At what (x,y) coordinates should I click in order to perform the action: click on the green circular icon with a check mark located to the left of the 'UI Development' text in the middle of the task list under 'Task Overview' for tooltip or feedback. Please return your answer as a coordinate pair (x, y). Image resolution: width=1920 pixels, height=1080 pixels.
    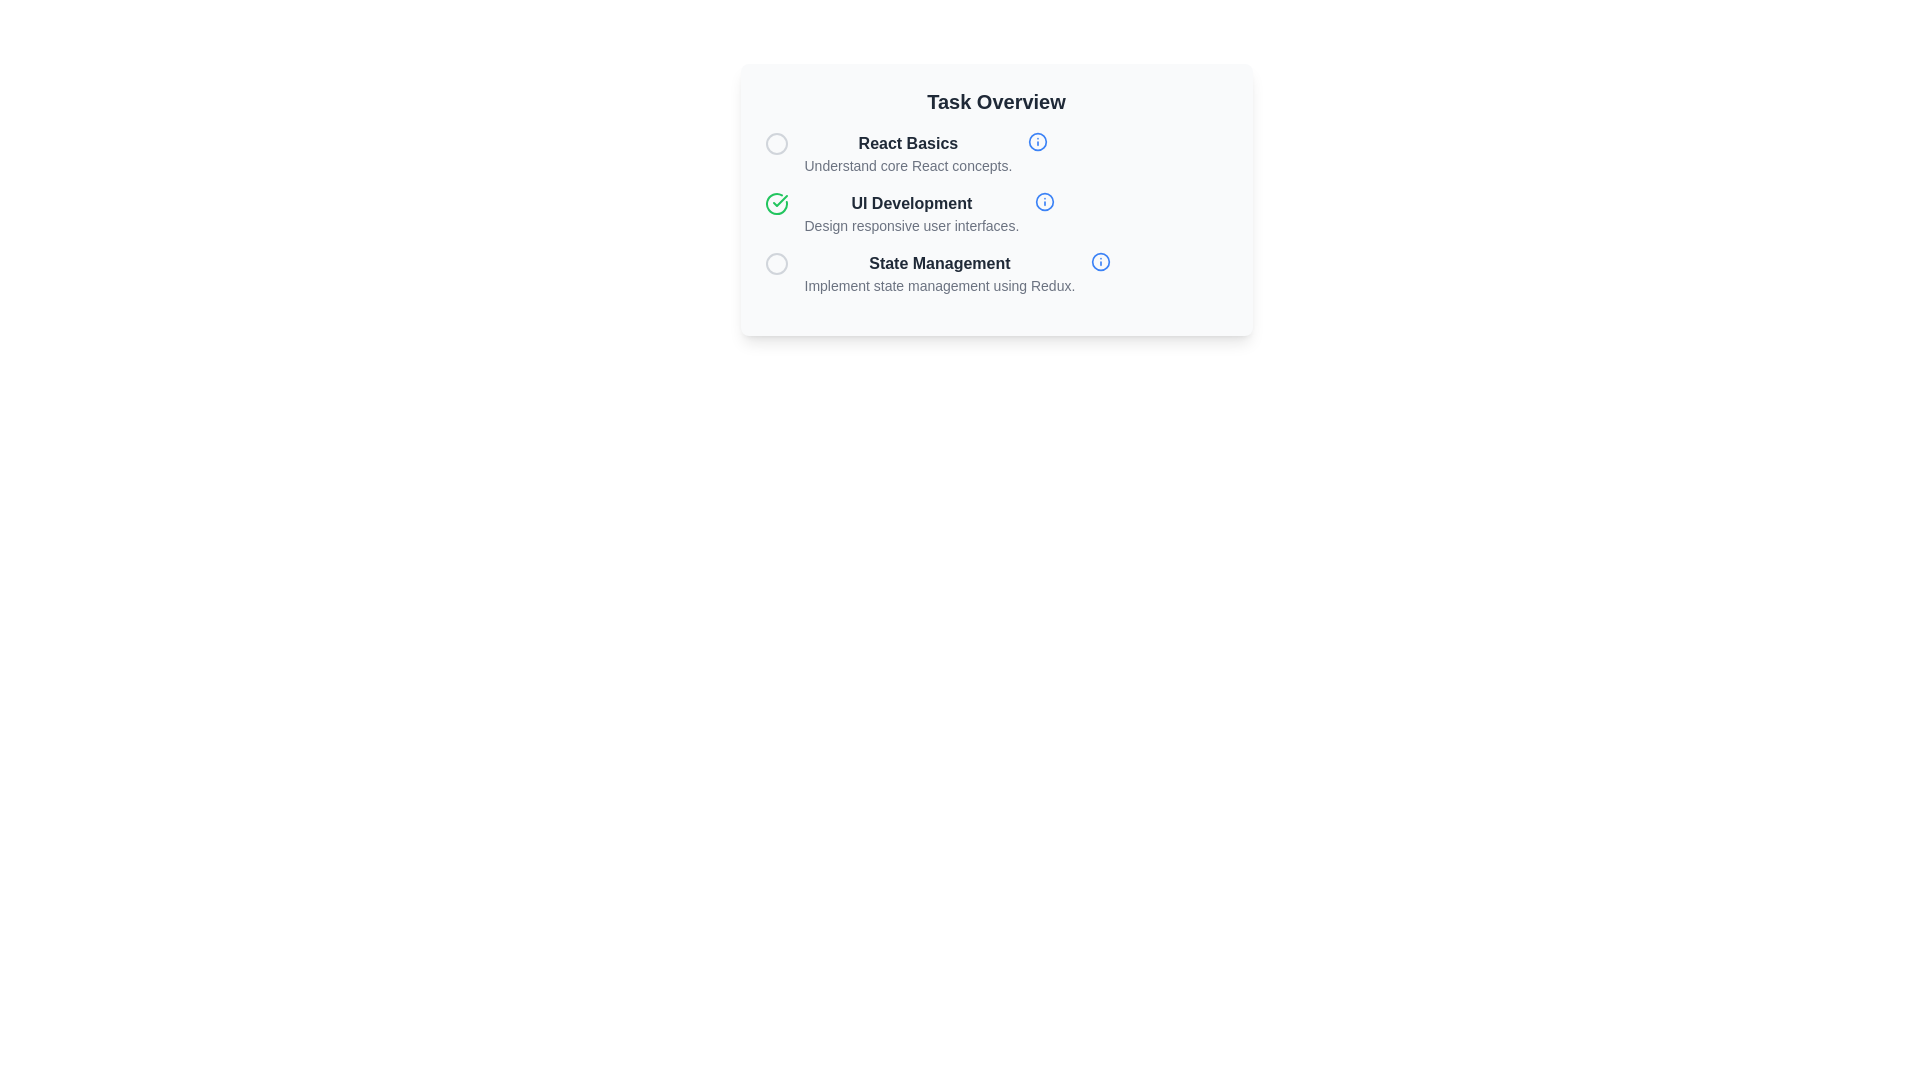
    Looking at the image, I should click on (775, 204).